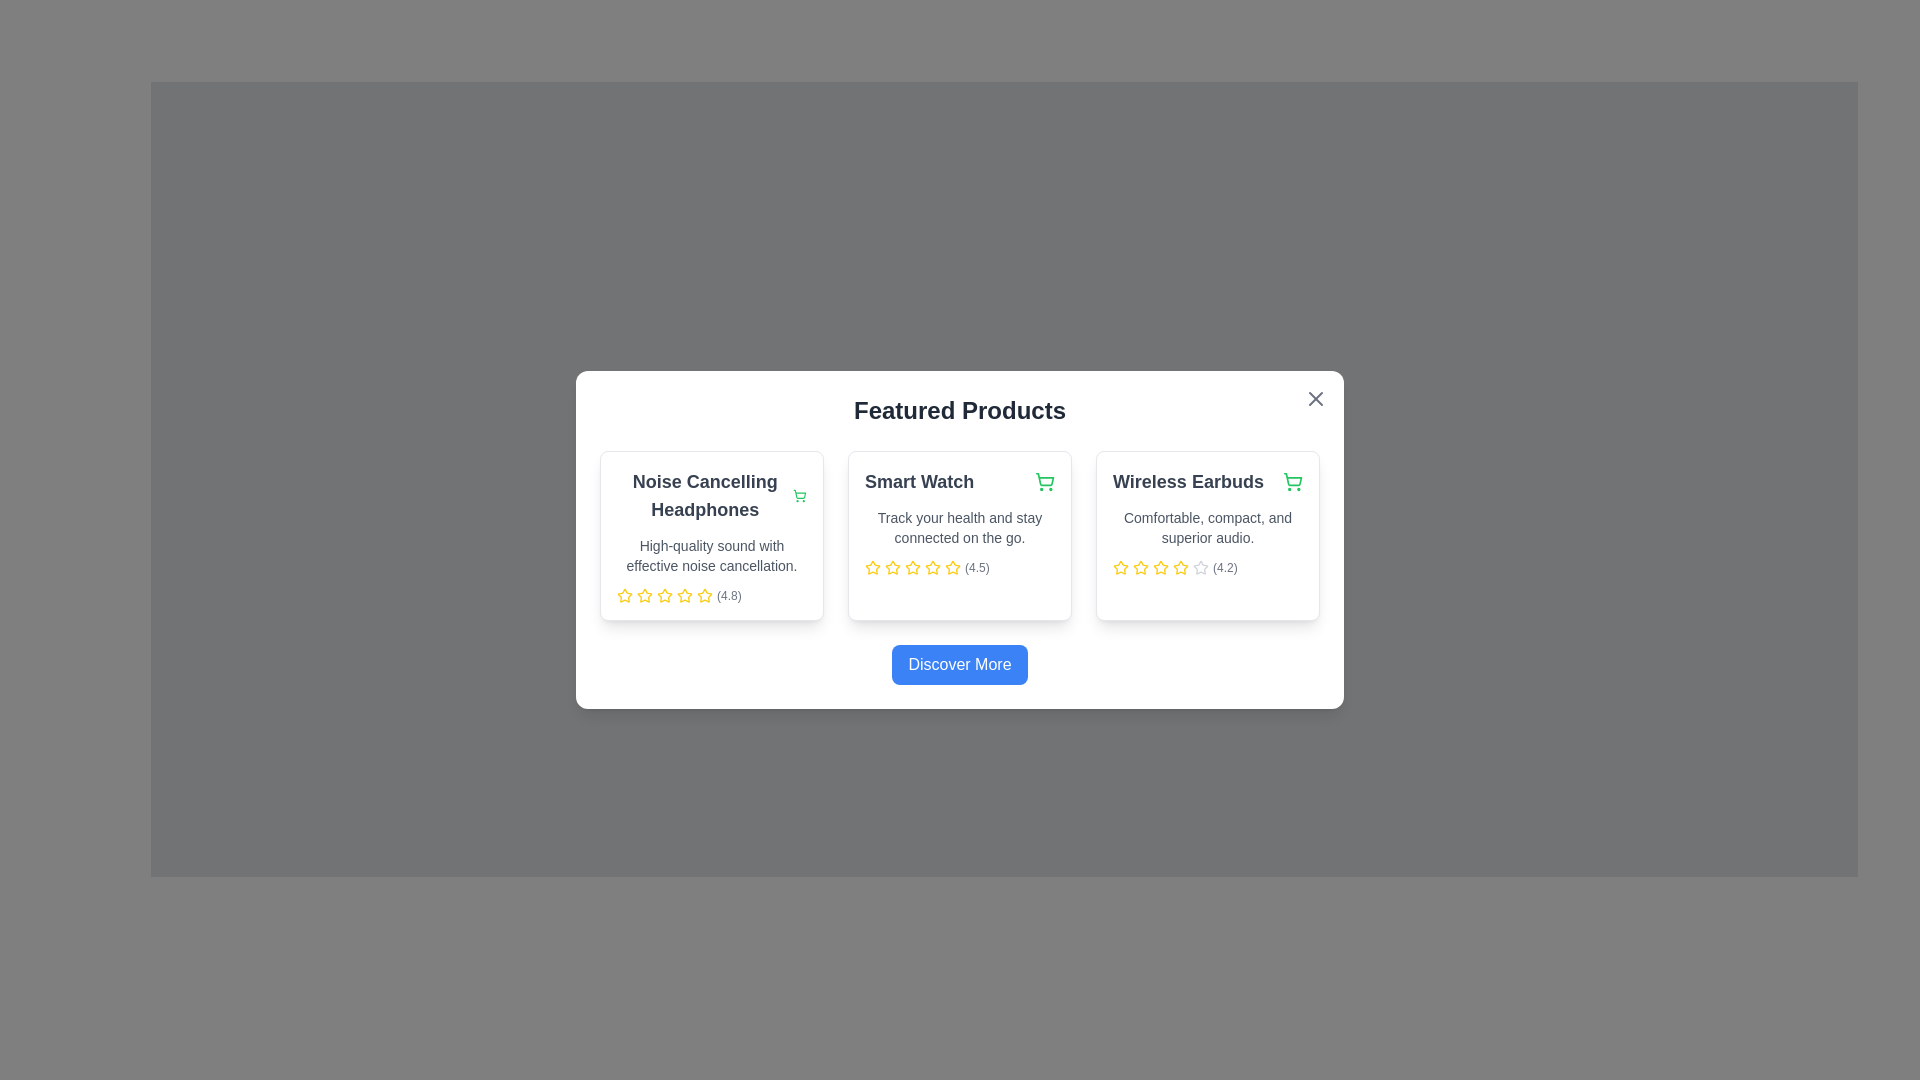 The width and height of the screenshot is (1920, 1080). I want to click on the second star Rating Icon in the rating section of the middle 'Smart Watch' product card, so click(873, 567).